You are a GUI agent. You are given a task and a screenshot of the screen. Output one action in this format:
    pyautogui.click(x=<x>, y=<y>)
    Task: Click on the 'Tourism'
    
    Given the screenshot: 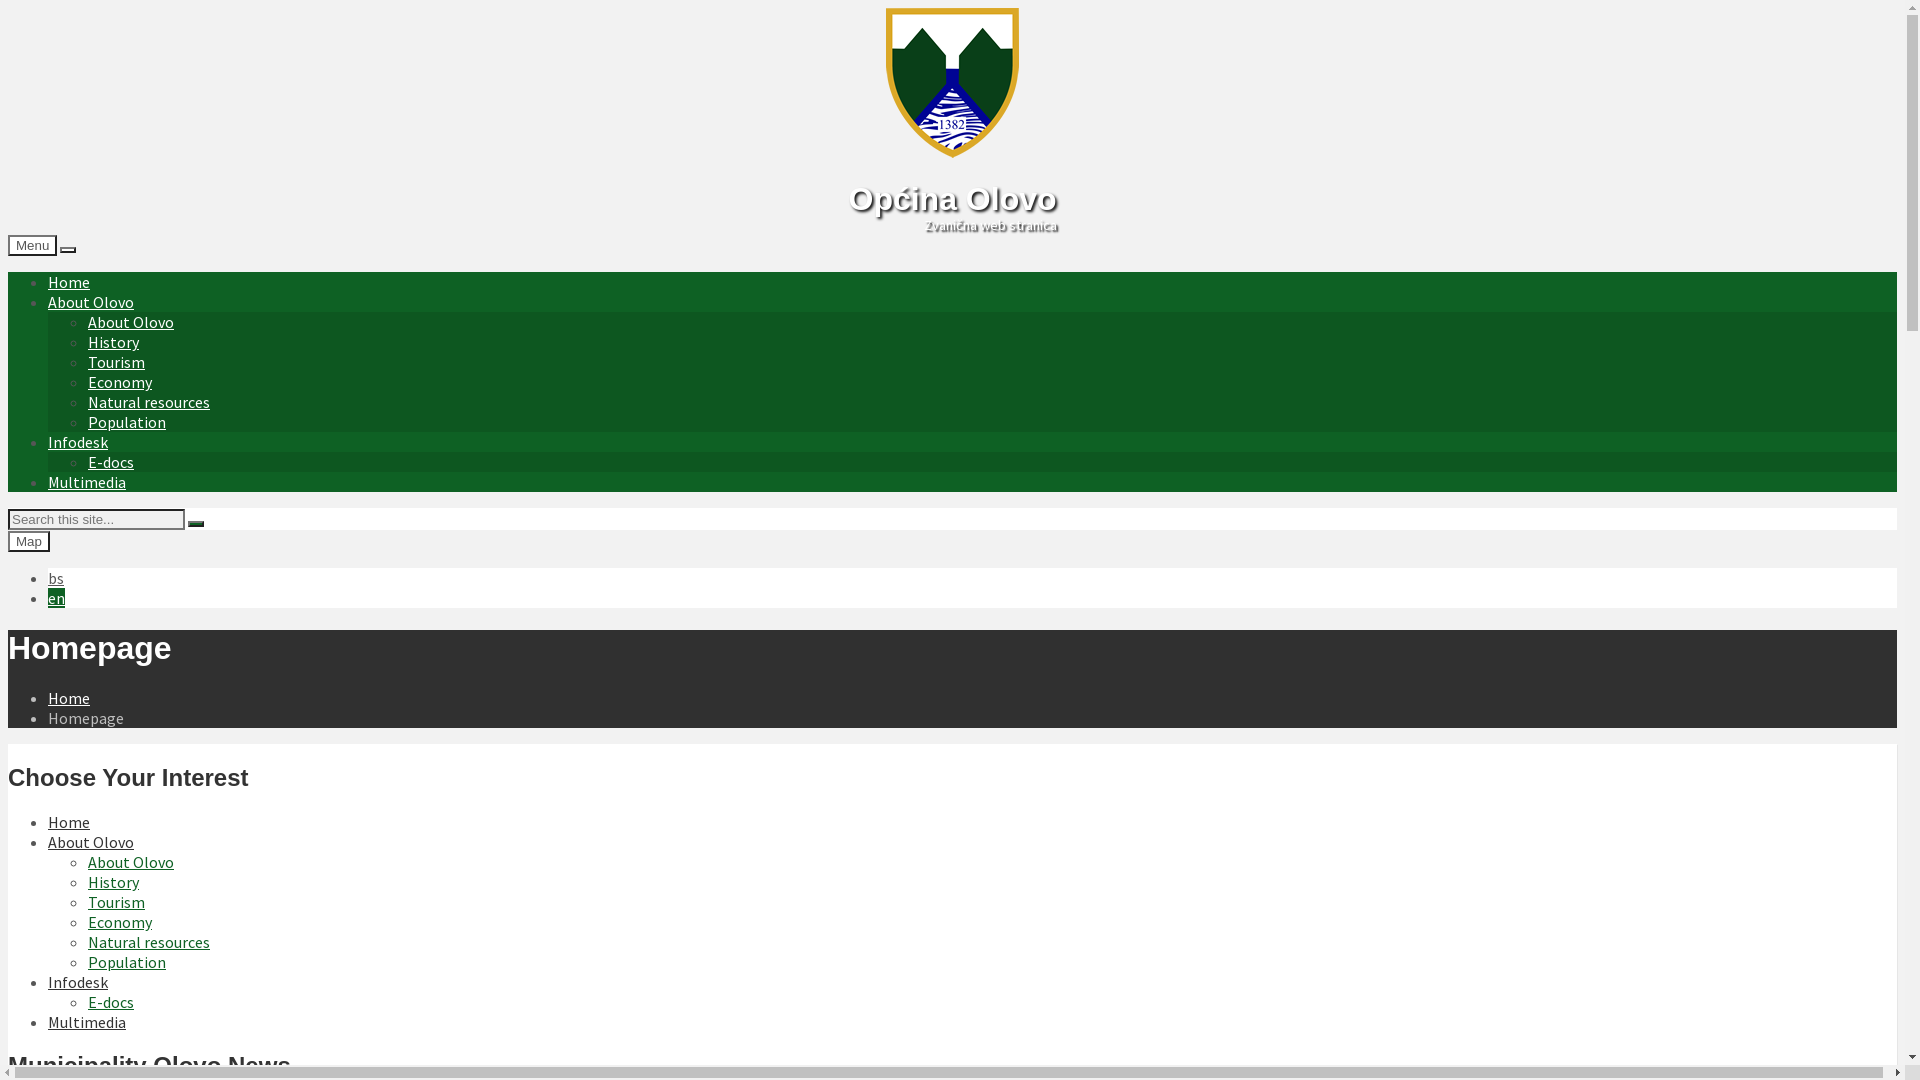 What is the action you would take?
    pyautogui.click(x=115, y=362)
    